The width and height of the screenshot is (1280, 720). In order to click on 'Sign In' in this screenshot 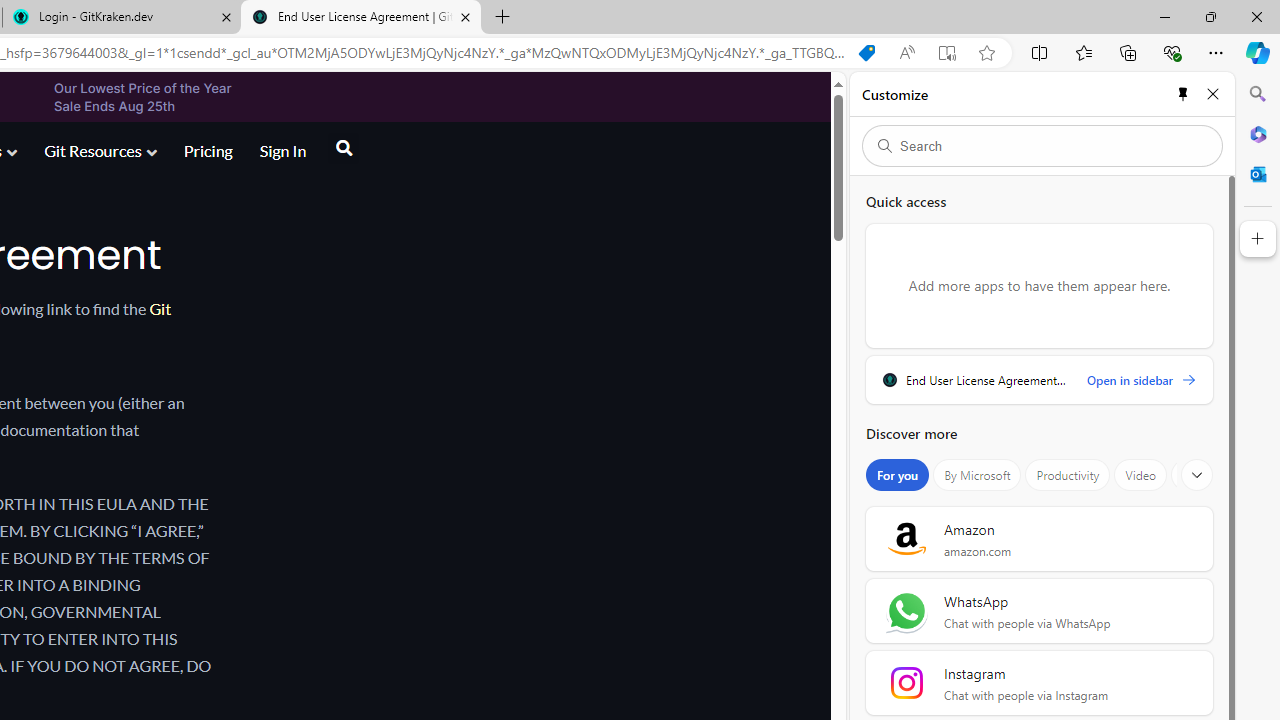, I will do `click(281, 149)`.